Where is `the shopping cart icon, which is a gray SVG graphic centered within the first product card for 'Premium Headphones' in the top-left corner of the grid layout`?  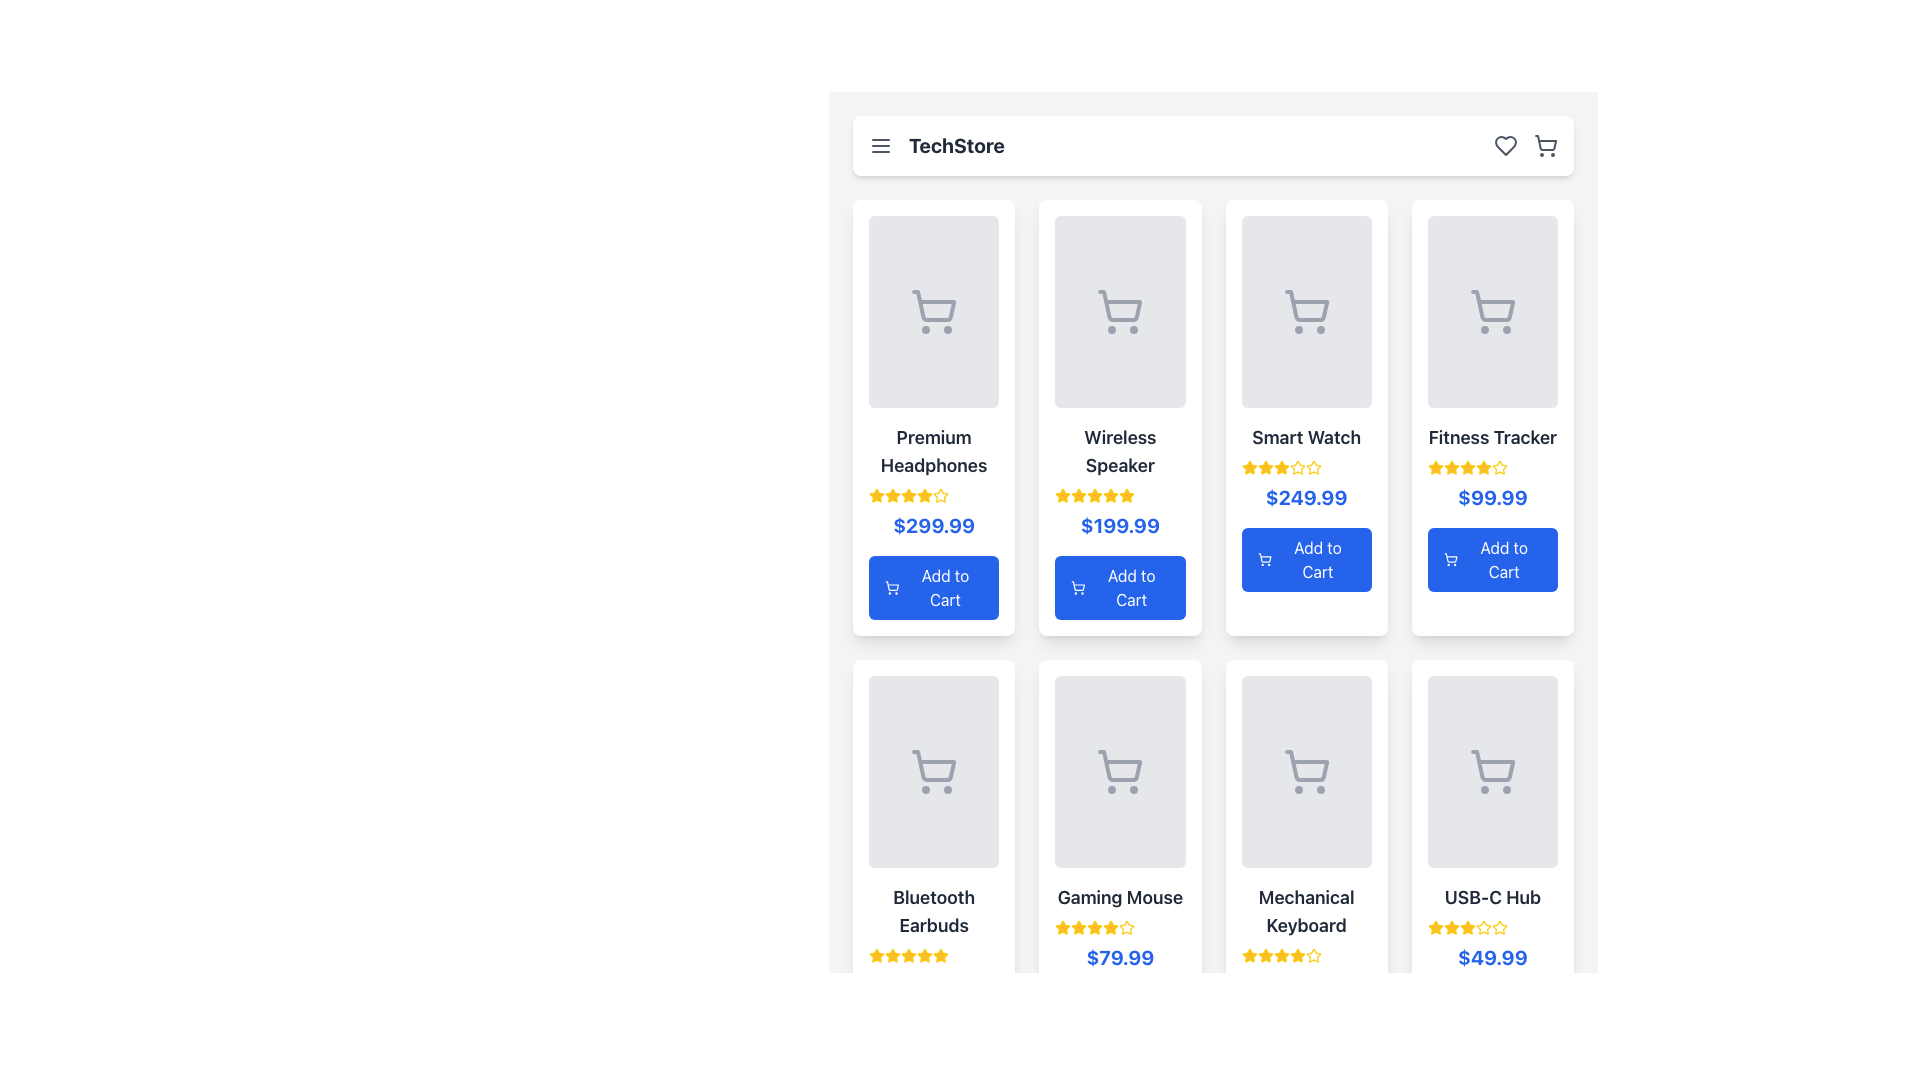 the shopping cart icon, which is a gray SVG graphic centered within the first product card for 'Premium Headphones' in the top-left corner of the grid layout is located at coordinates (933, 312).